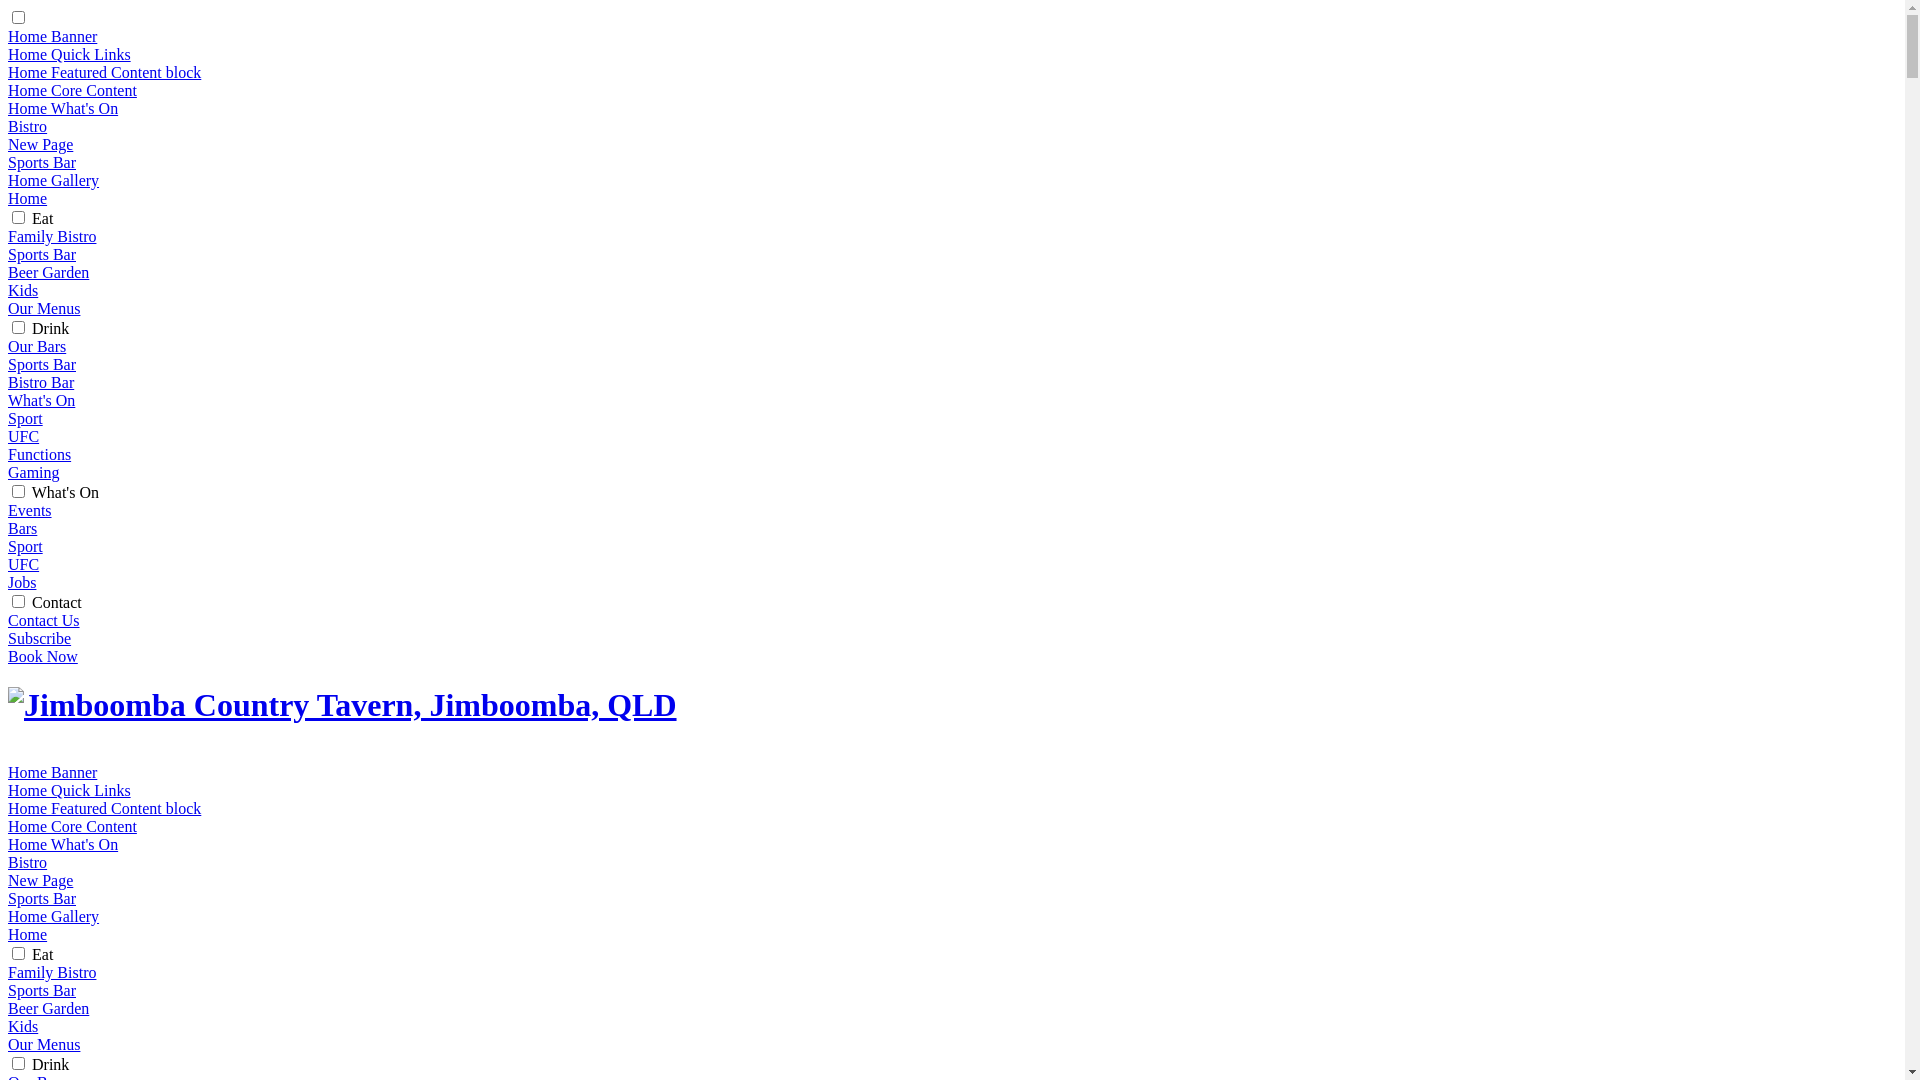 This screenshot has height=1080, width=1920. What do you see at coordinates (103, 71) in the screenshot?
I see `'Home Featured Content block'` at bounding box center [103, 71].